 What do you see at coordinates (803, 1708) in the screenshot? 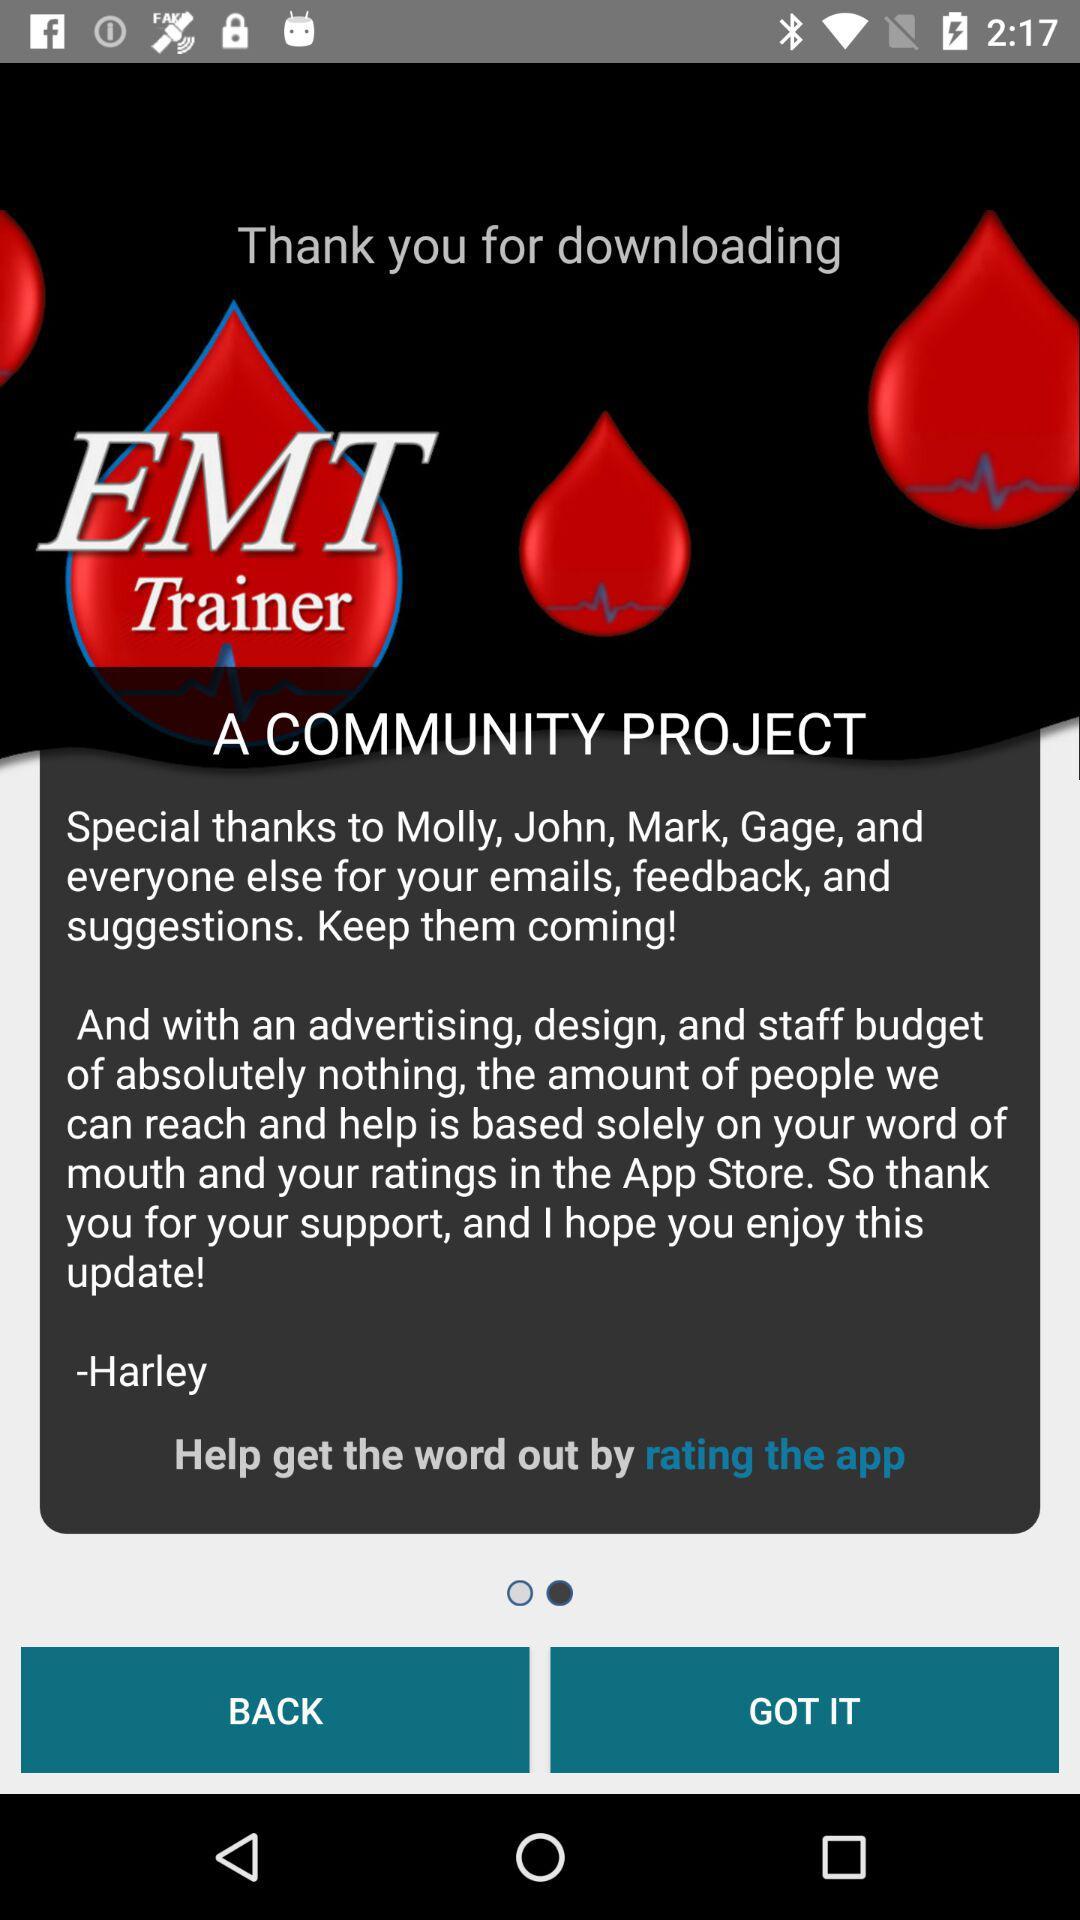
I see `got it icon` at bounding box center [803, 1708].